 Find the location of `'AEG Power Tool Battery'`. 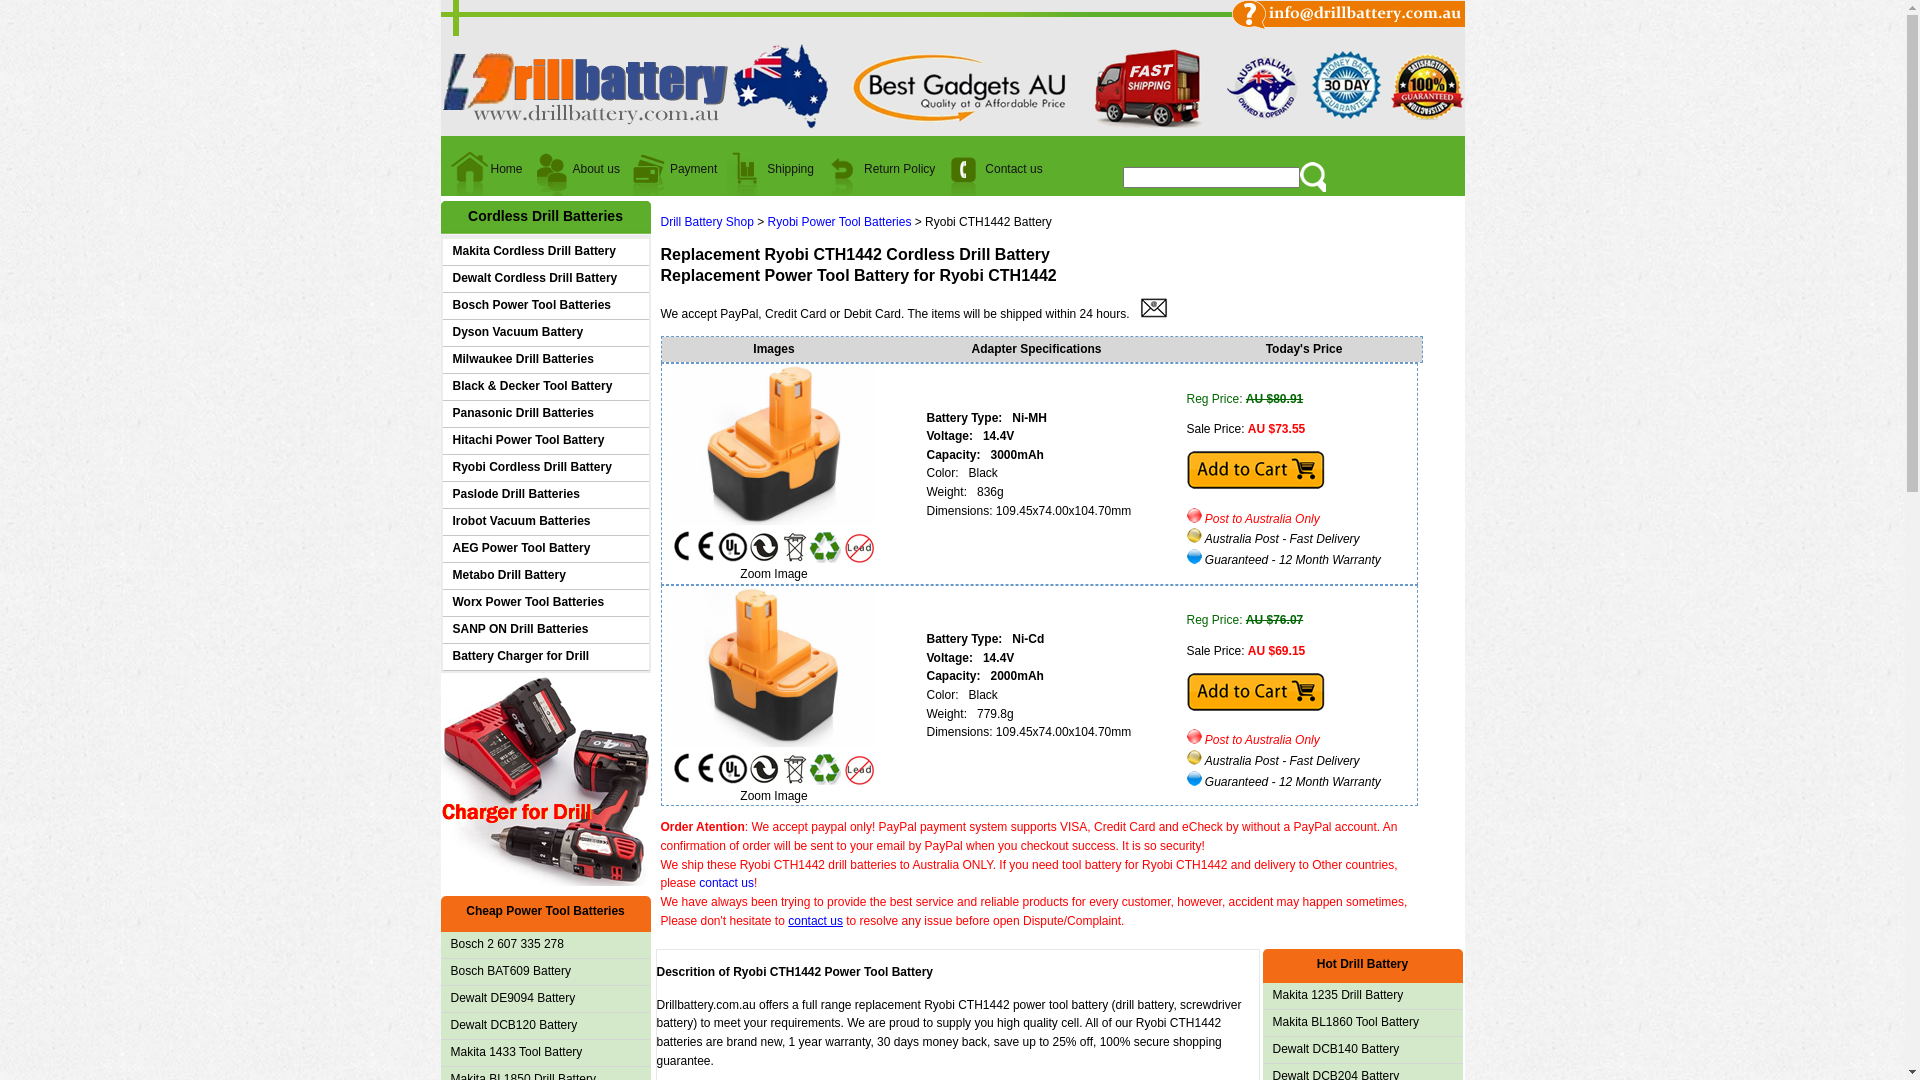

'AEG Power Tool Battery' is located at coordinates (545, 548).